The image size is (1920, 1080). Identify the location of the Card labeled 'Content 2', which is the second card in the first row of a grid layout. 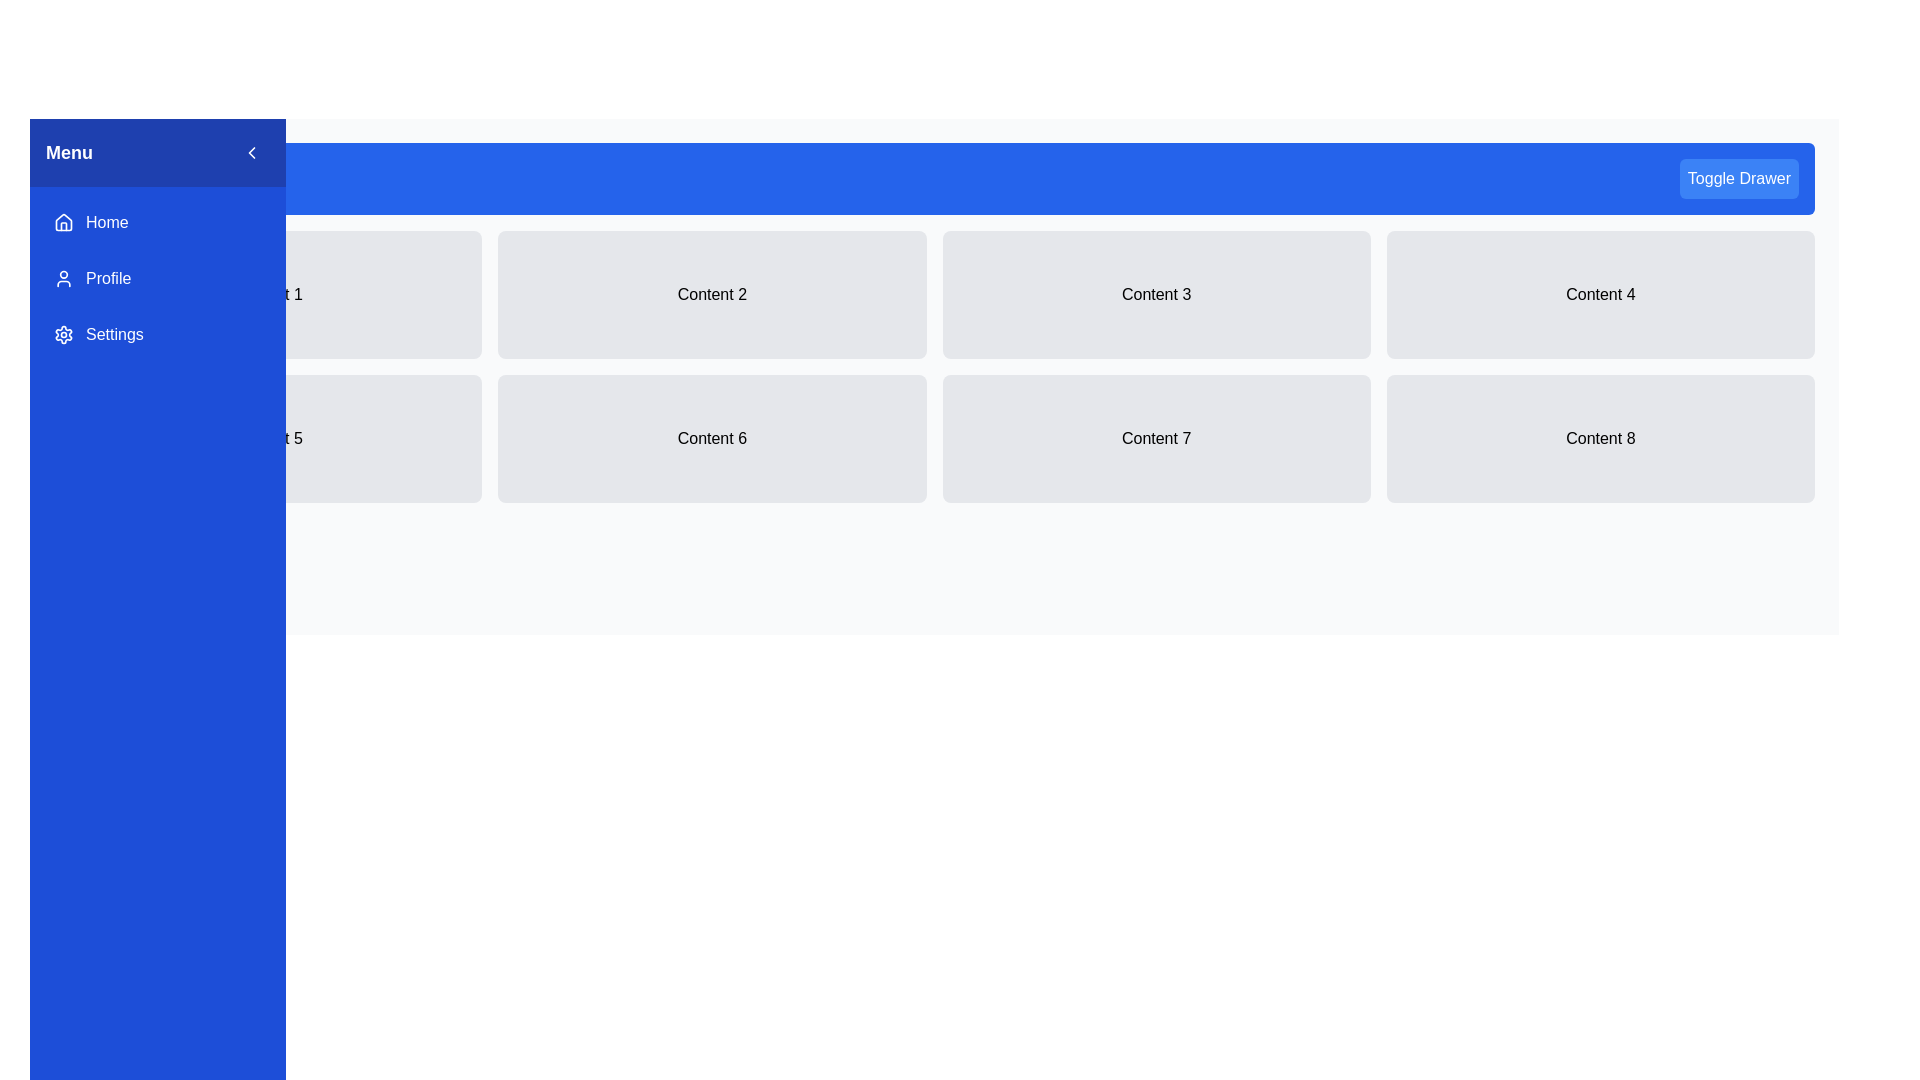
(712, 294).